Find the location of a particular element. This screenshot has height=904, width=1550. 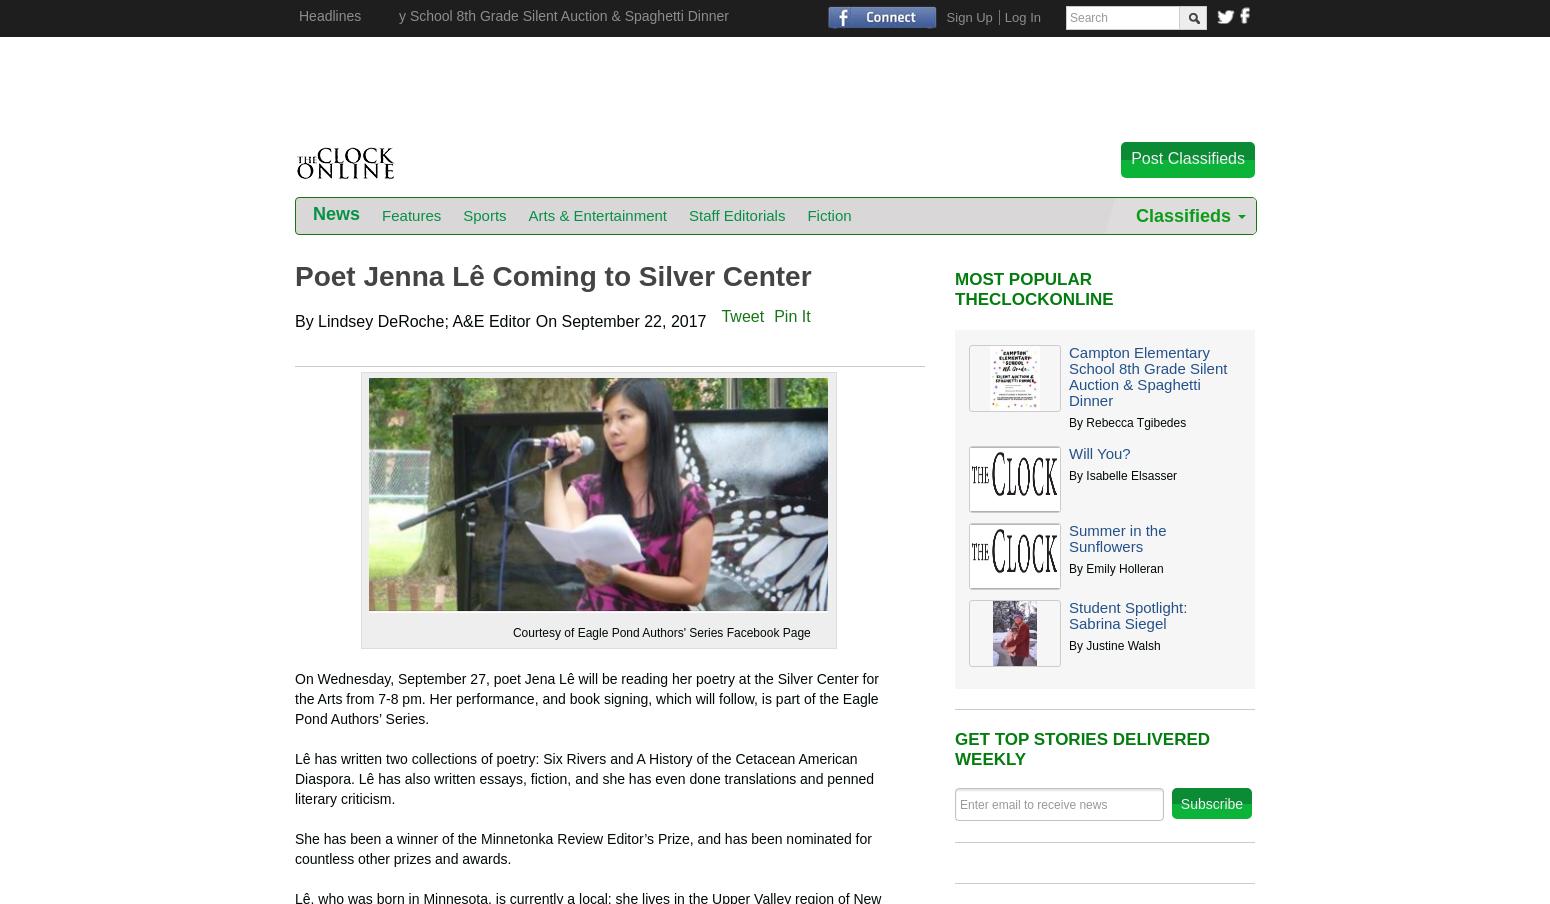

'Sign Up' is located at coordinates (968, 16).